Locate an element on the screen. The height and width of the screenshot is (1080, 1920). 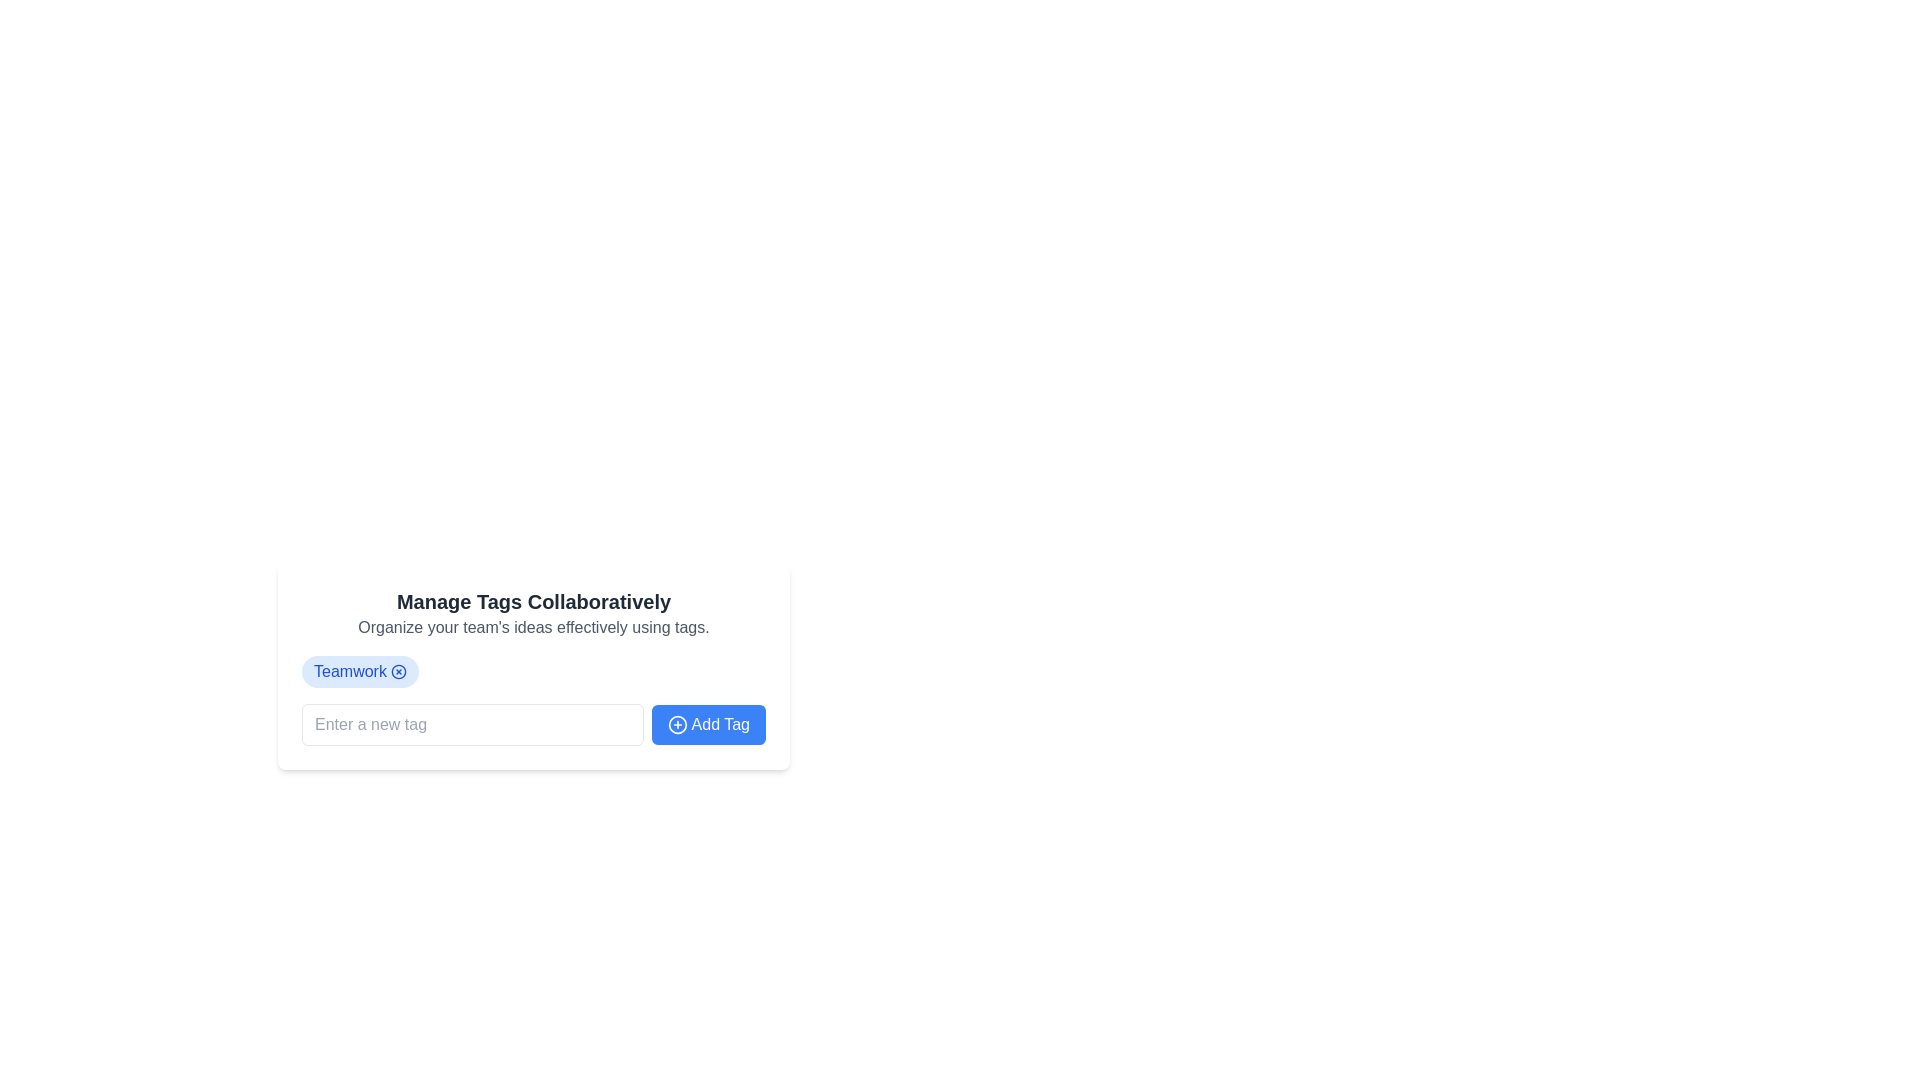
the circular outline component located to the right of the 'Teamwork' label in the primary content area near the center of the interface is located at coordinates (398, 671).